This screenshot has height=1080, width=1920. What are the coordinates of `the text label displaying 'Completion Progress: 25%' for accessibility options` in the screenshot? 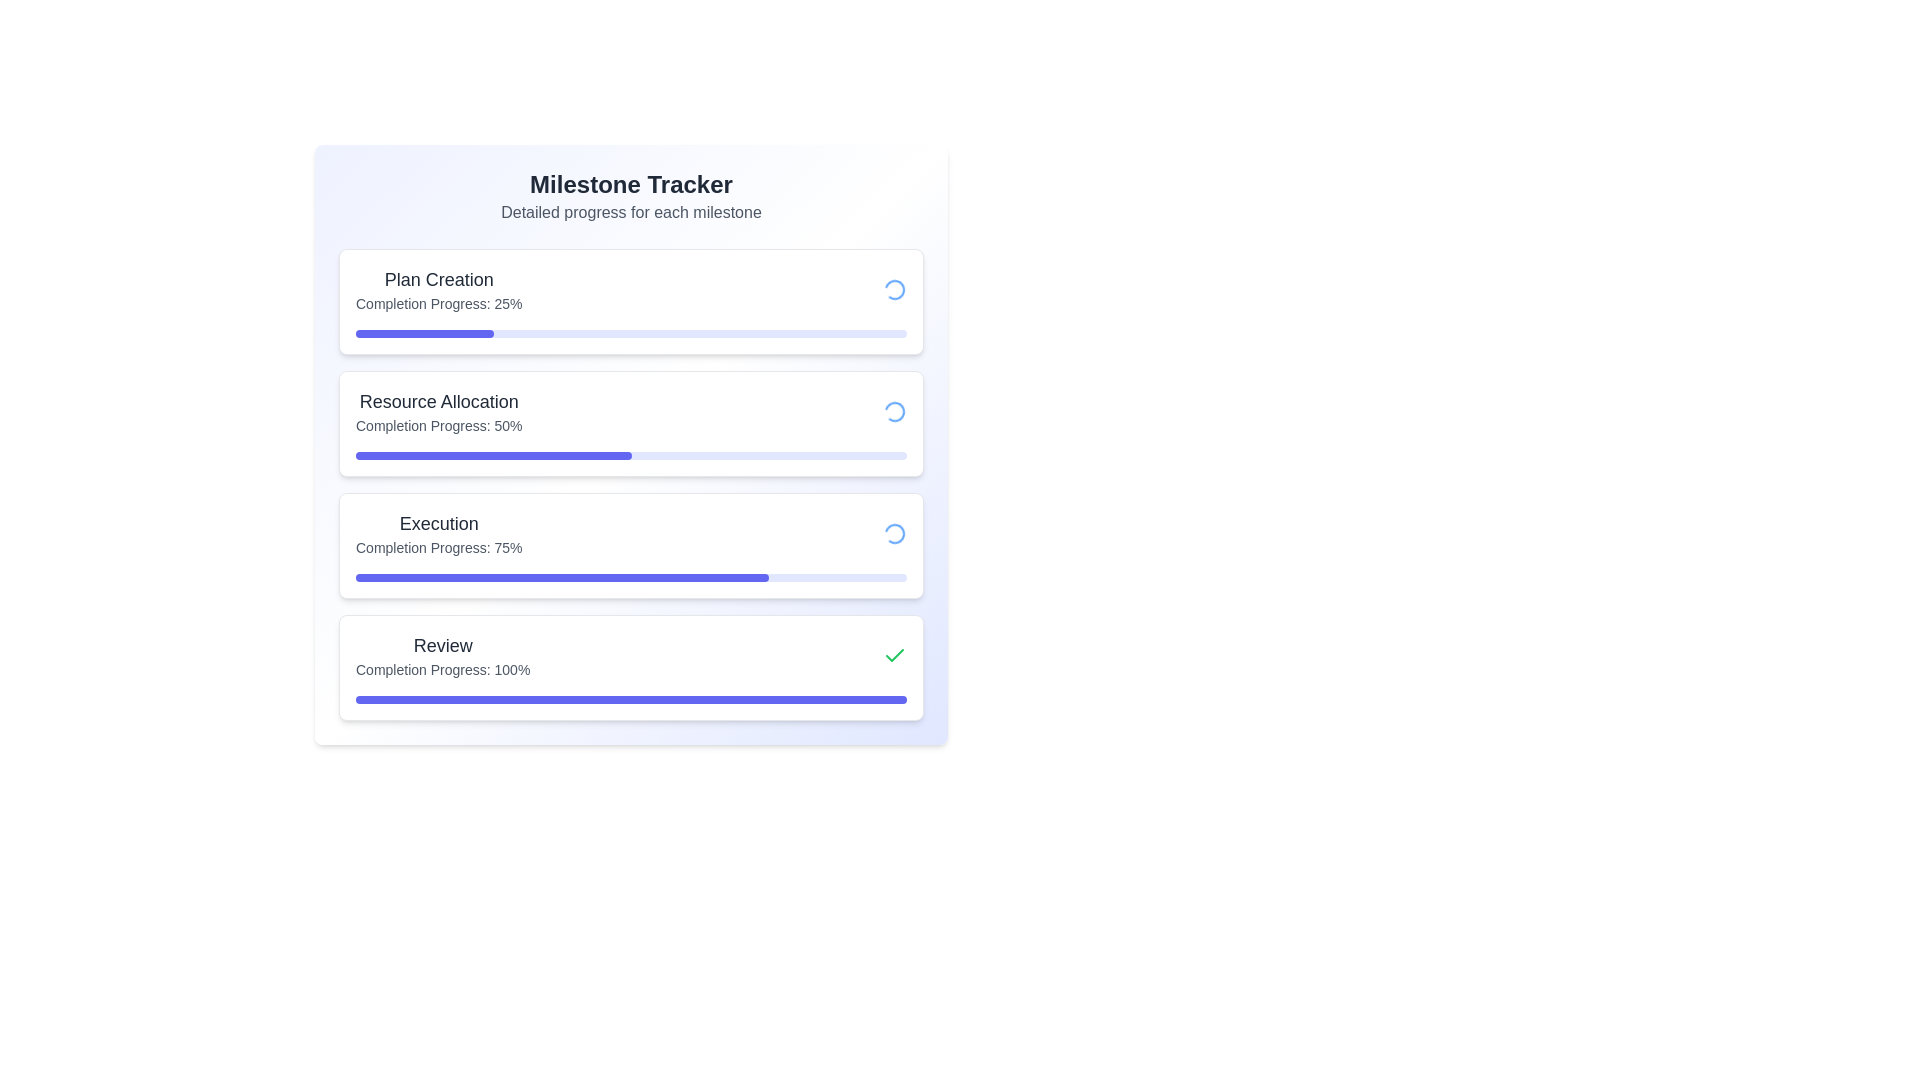 It's located at (438, 304).